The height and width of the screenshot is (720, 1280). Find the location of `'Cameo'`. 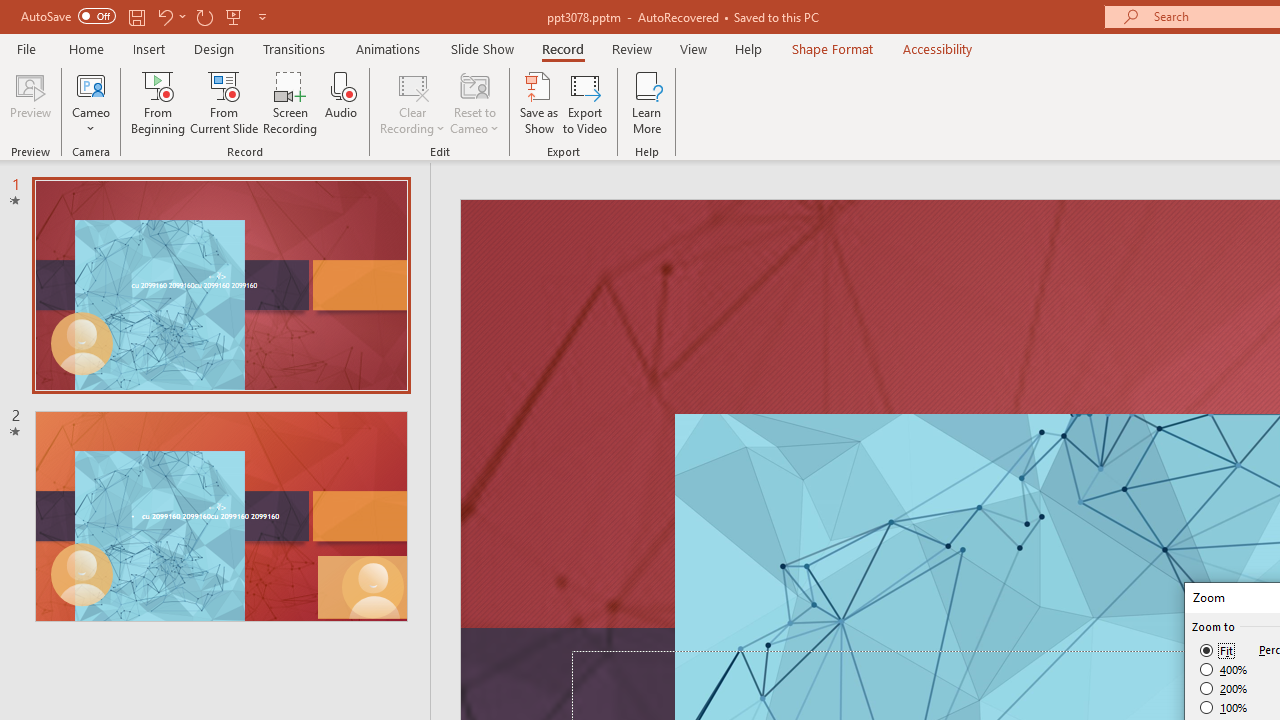

'Cameo' is located at coordinates (90, 84).